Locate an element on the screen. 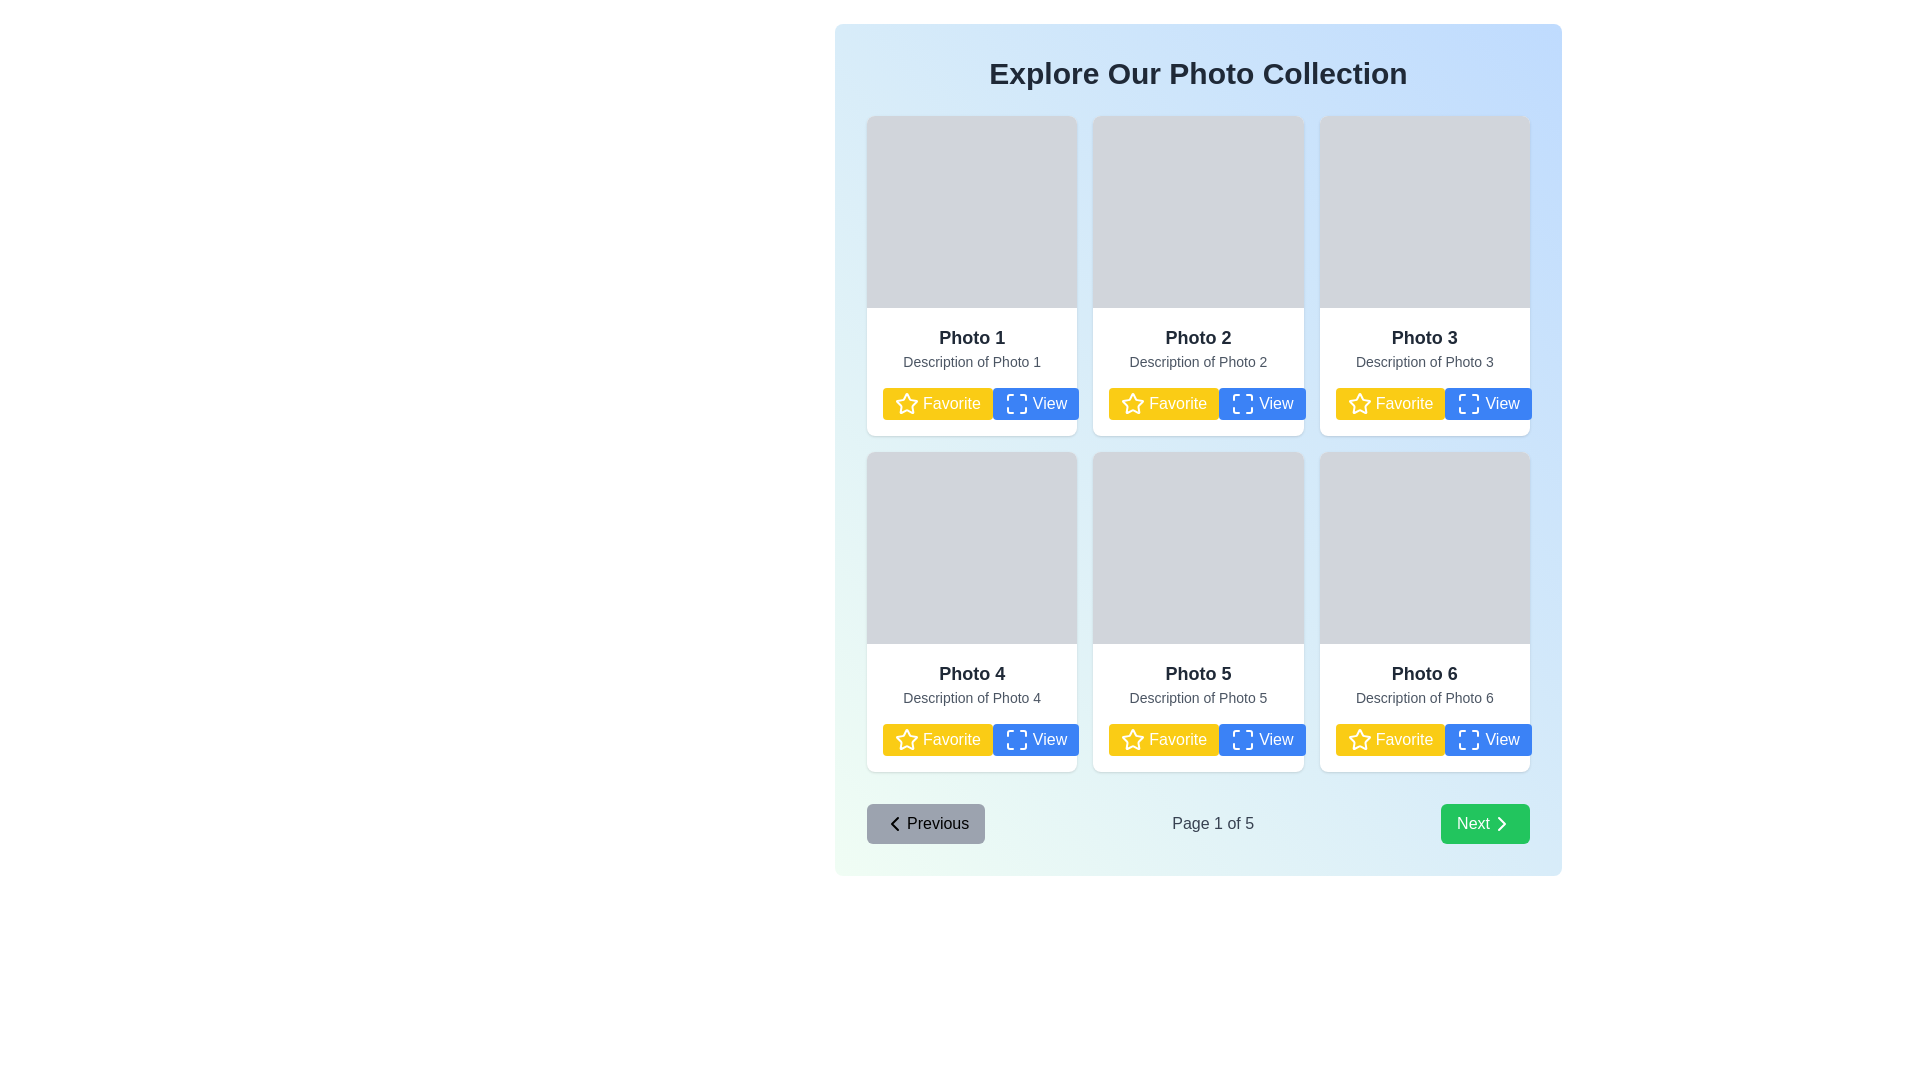  the 'Favorite' button with a star icon on the left, located at the bottom of the 'Photo 1' card in the grid layout is located at coordinates (972, 404).